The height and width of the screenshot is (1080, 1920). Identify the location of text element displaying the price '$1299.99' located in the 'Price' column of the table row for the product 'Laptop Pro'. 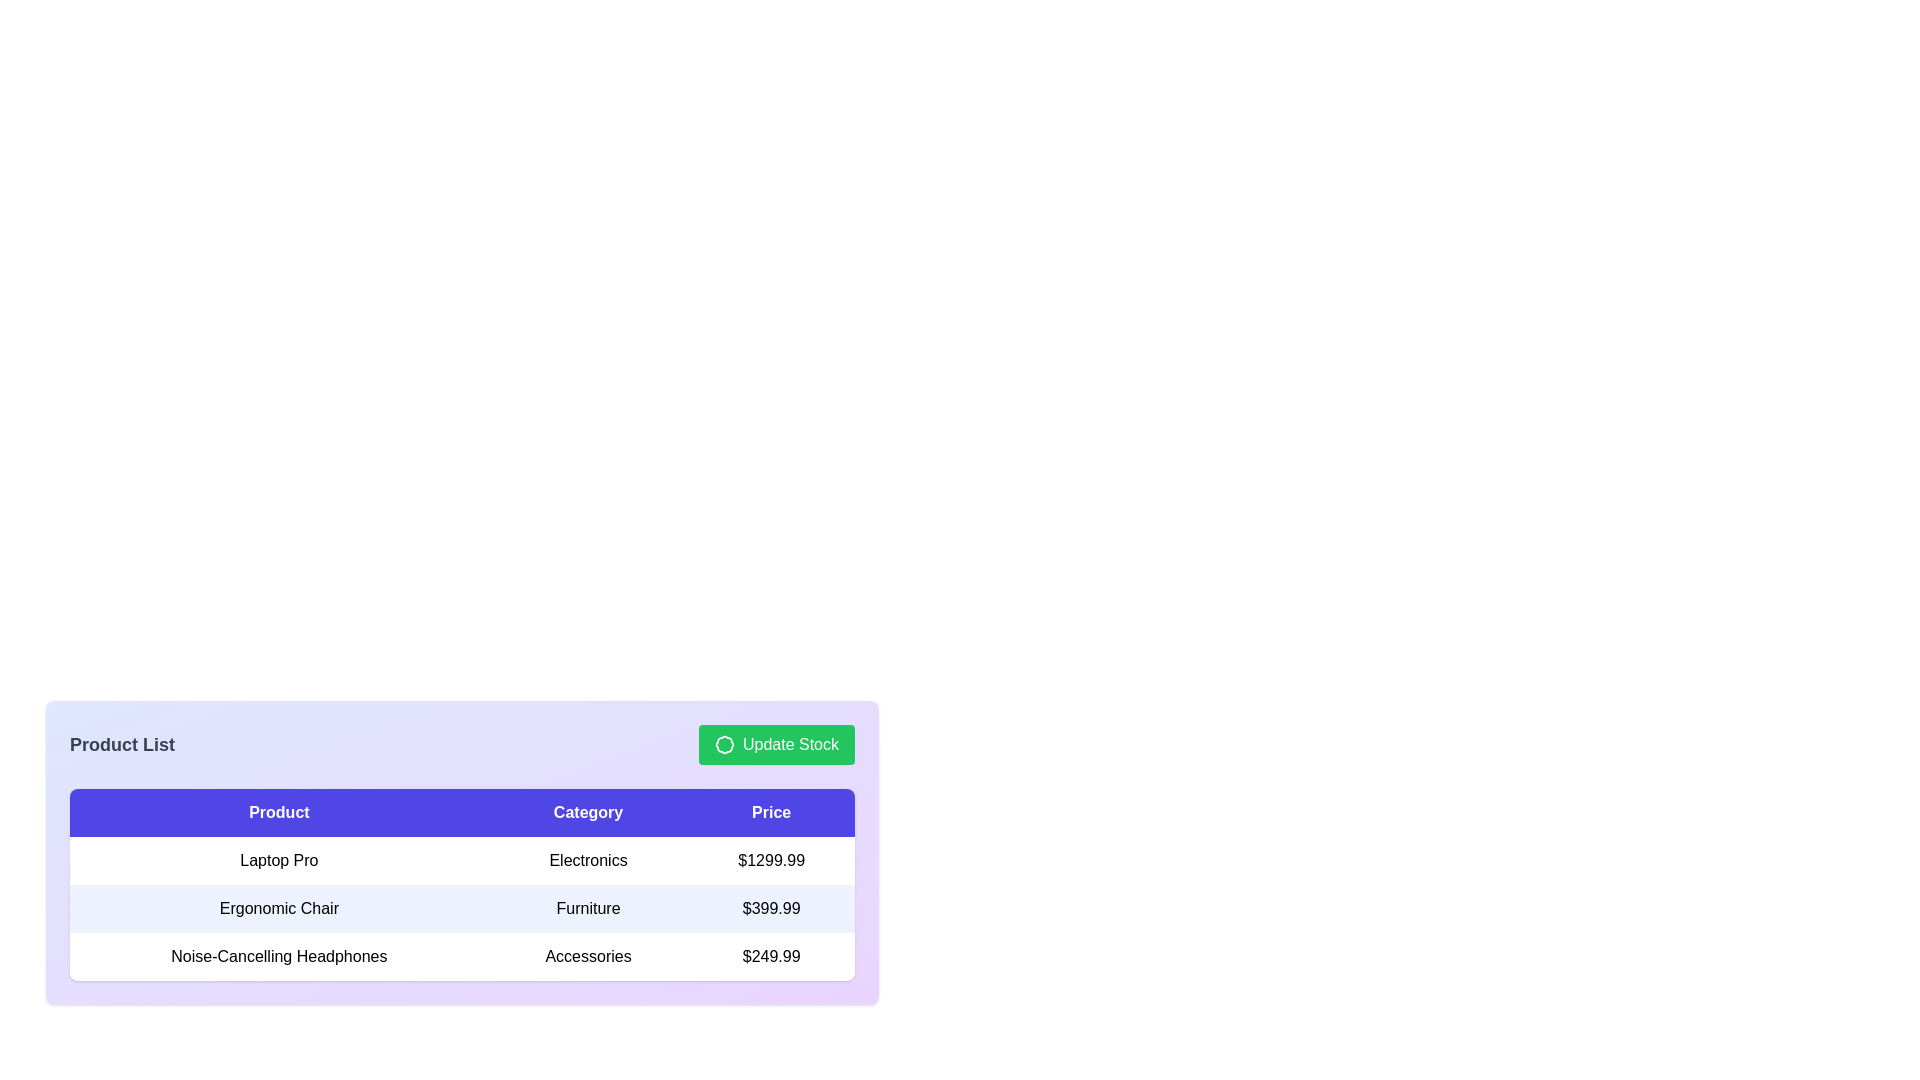
(770, 859).